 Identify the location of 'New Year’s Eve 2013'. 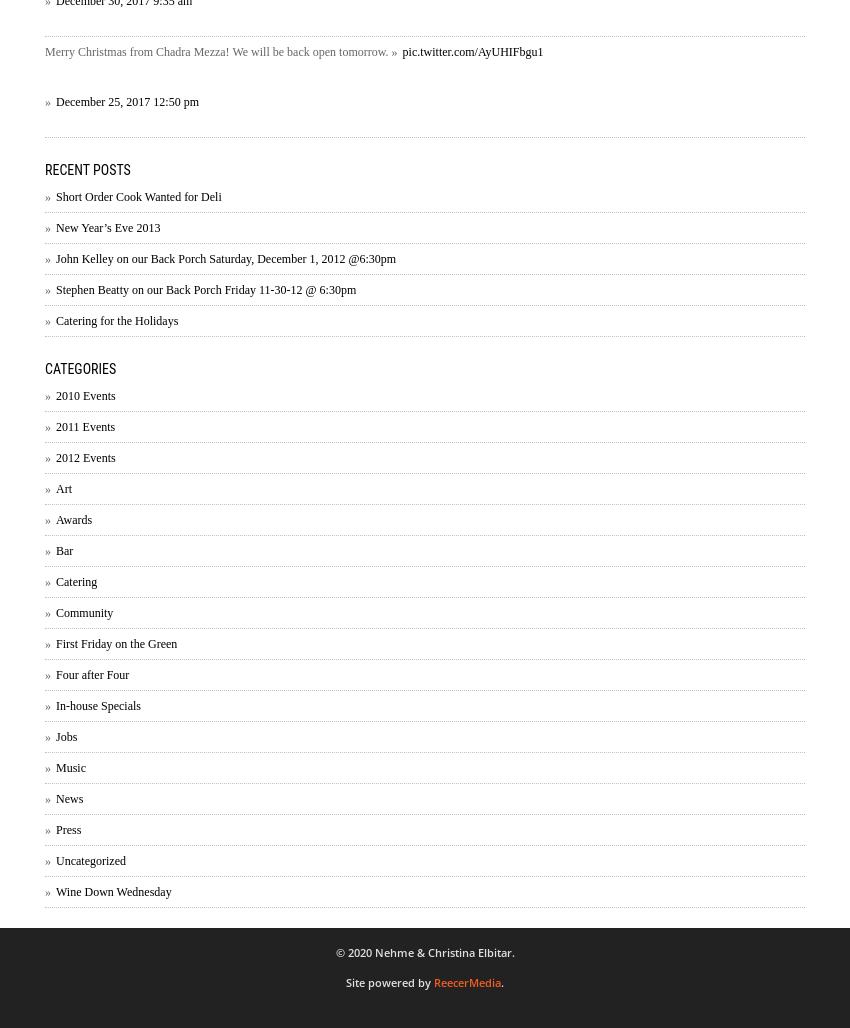
(107, 225).